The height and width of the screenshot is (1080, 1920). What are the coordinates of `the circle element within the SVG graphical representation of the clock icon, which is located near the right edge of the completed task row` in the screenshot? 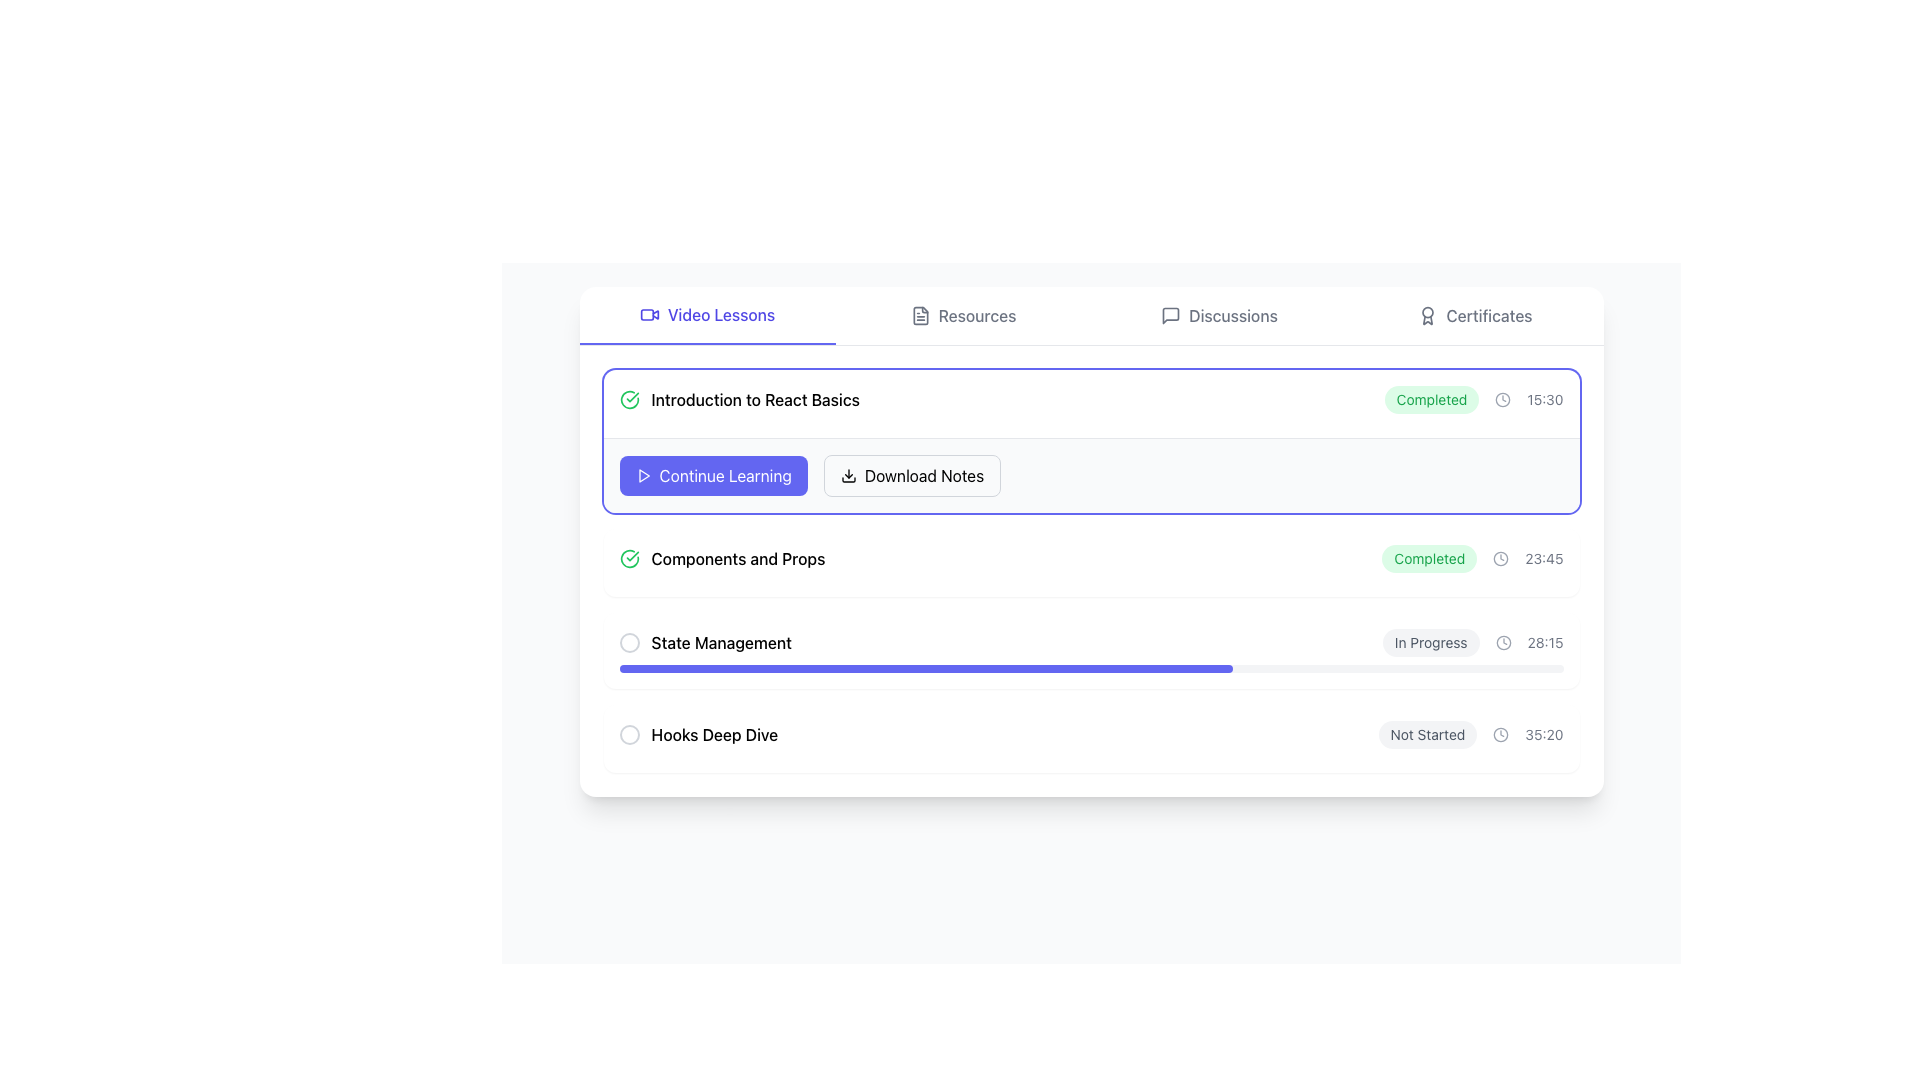 It's located at (1503, 400).